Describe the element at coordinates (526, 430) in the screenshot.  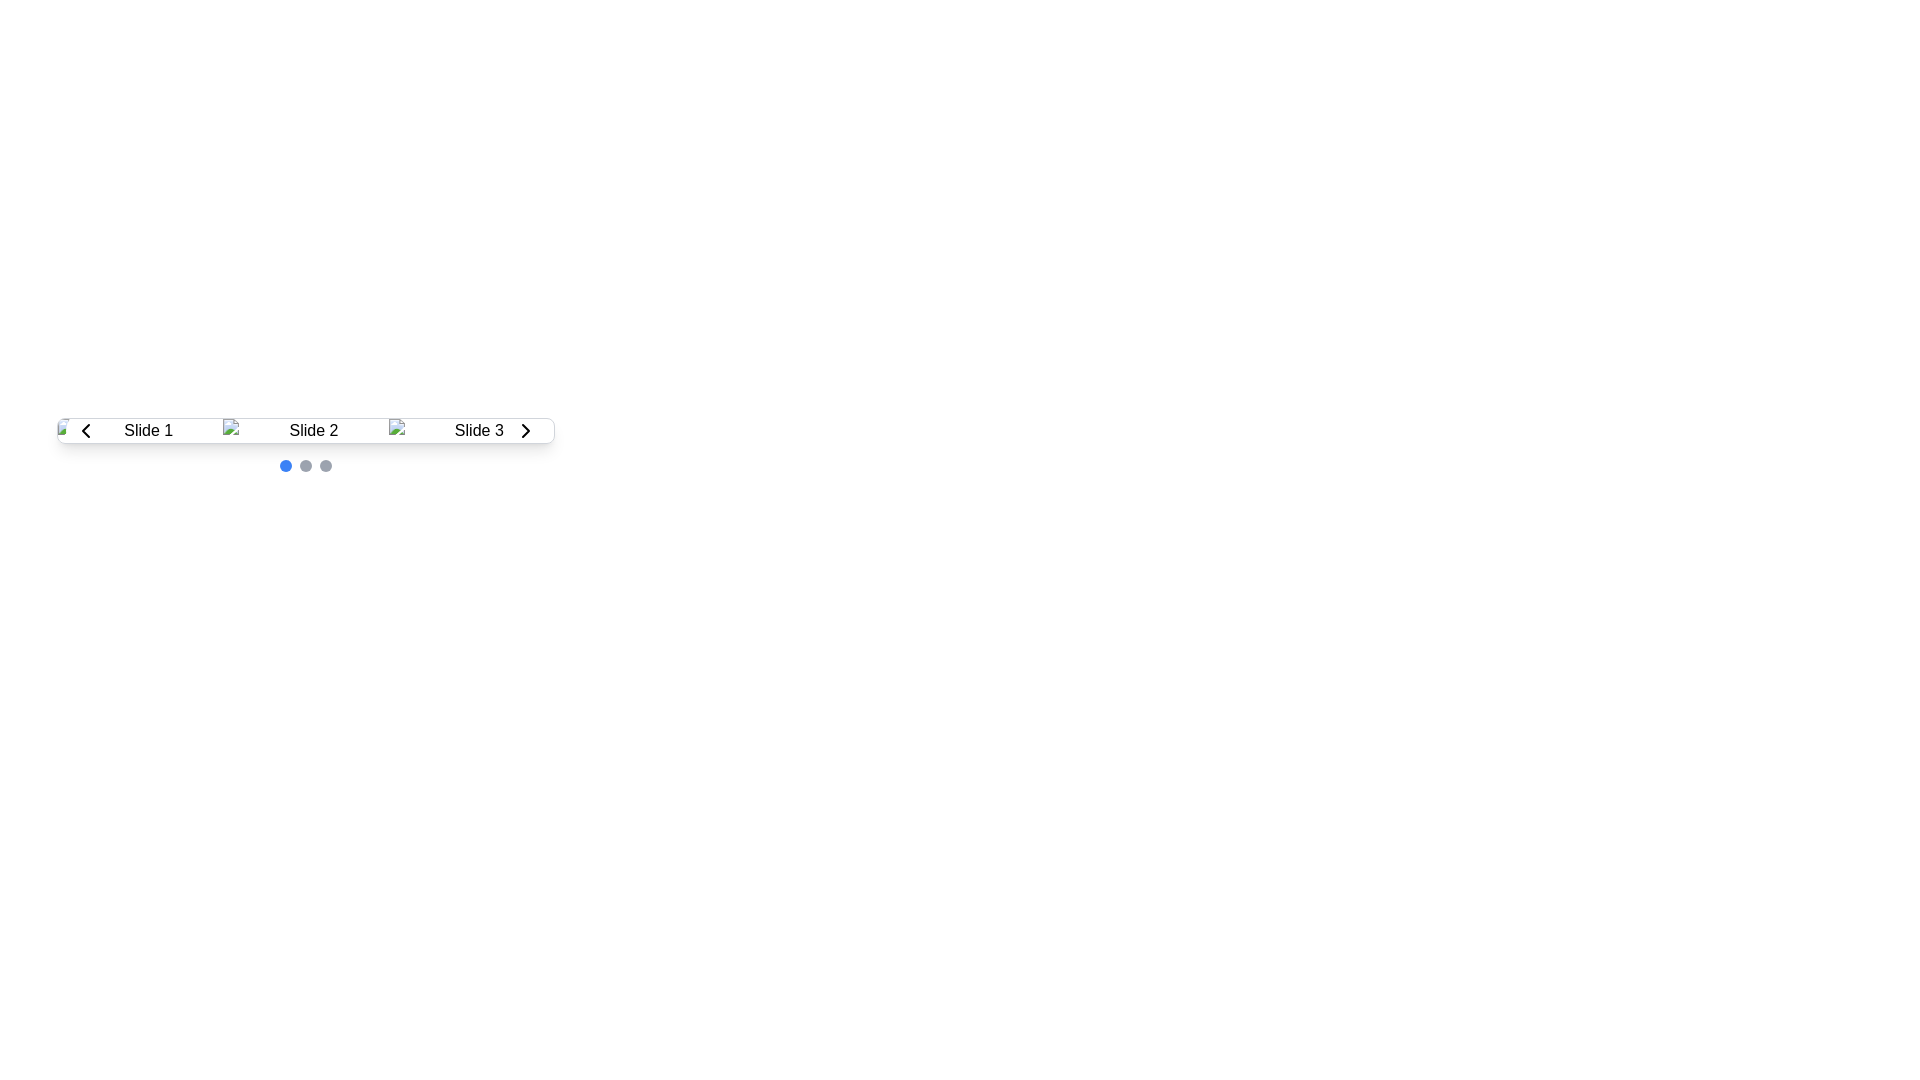
I see `the rightward chevron icon button located at the rightmost end of the horizontal navigation bar below the 'Slide 3' label` at that location.